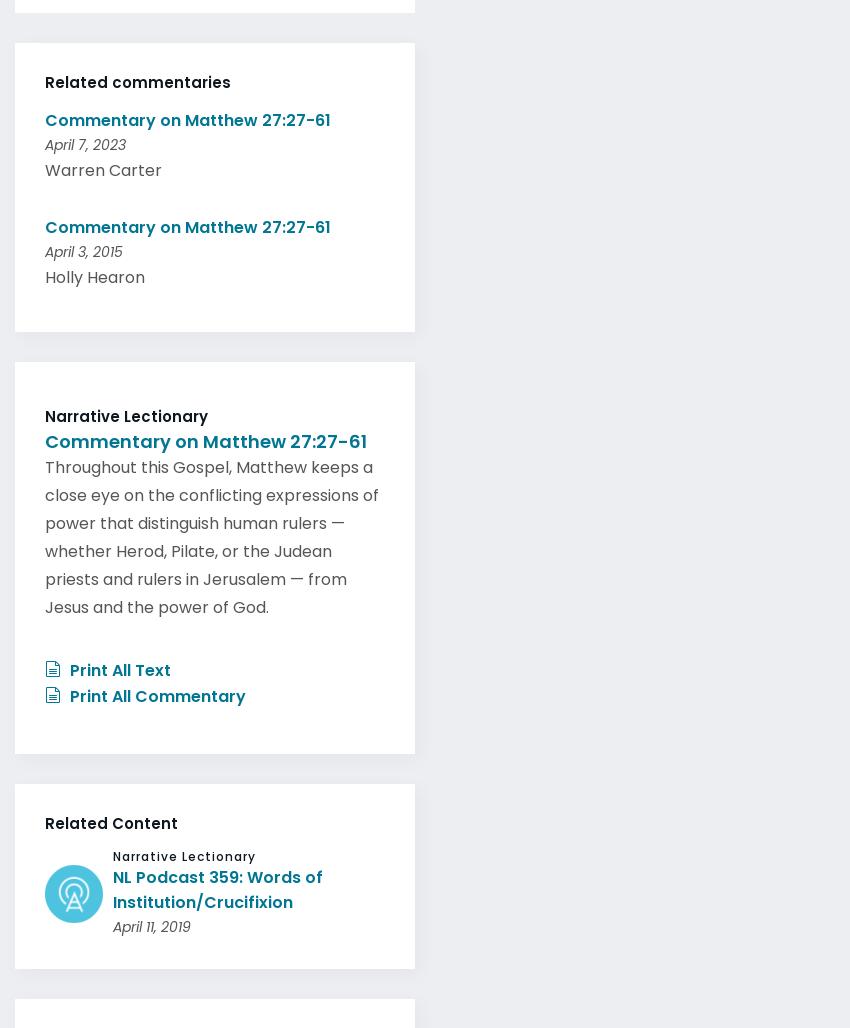 This screenshot has width=850, height=1028. What do you see at coordinates (102, 164) in the screenshot?
I see `'Warren Carter'` at bounding box center [102, 164].